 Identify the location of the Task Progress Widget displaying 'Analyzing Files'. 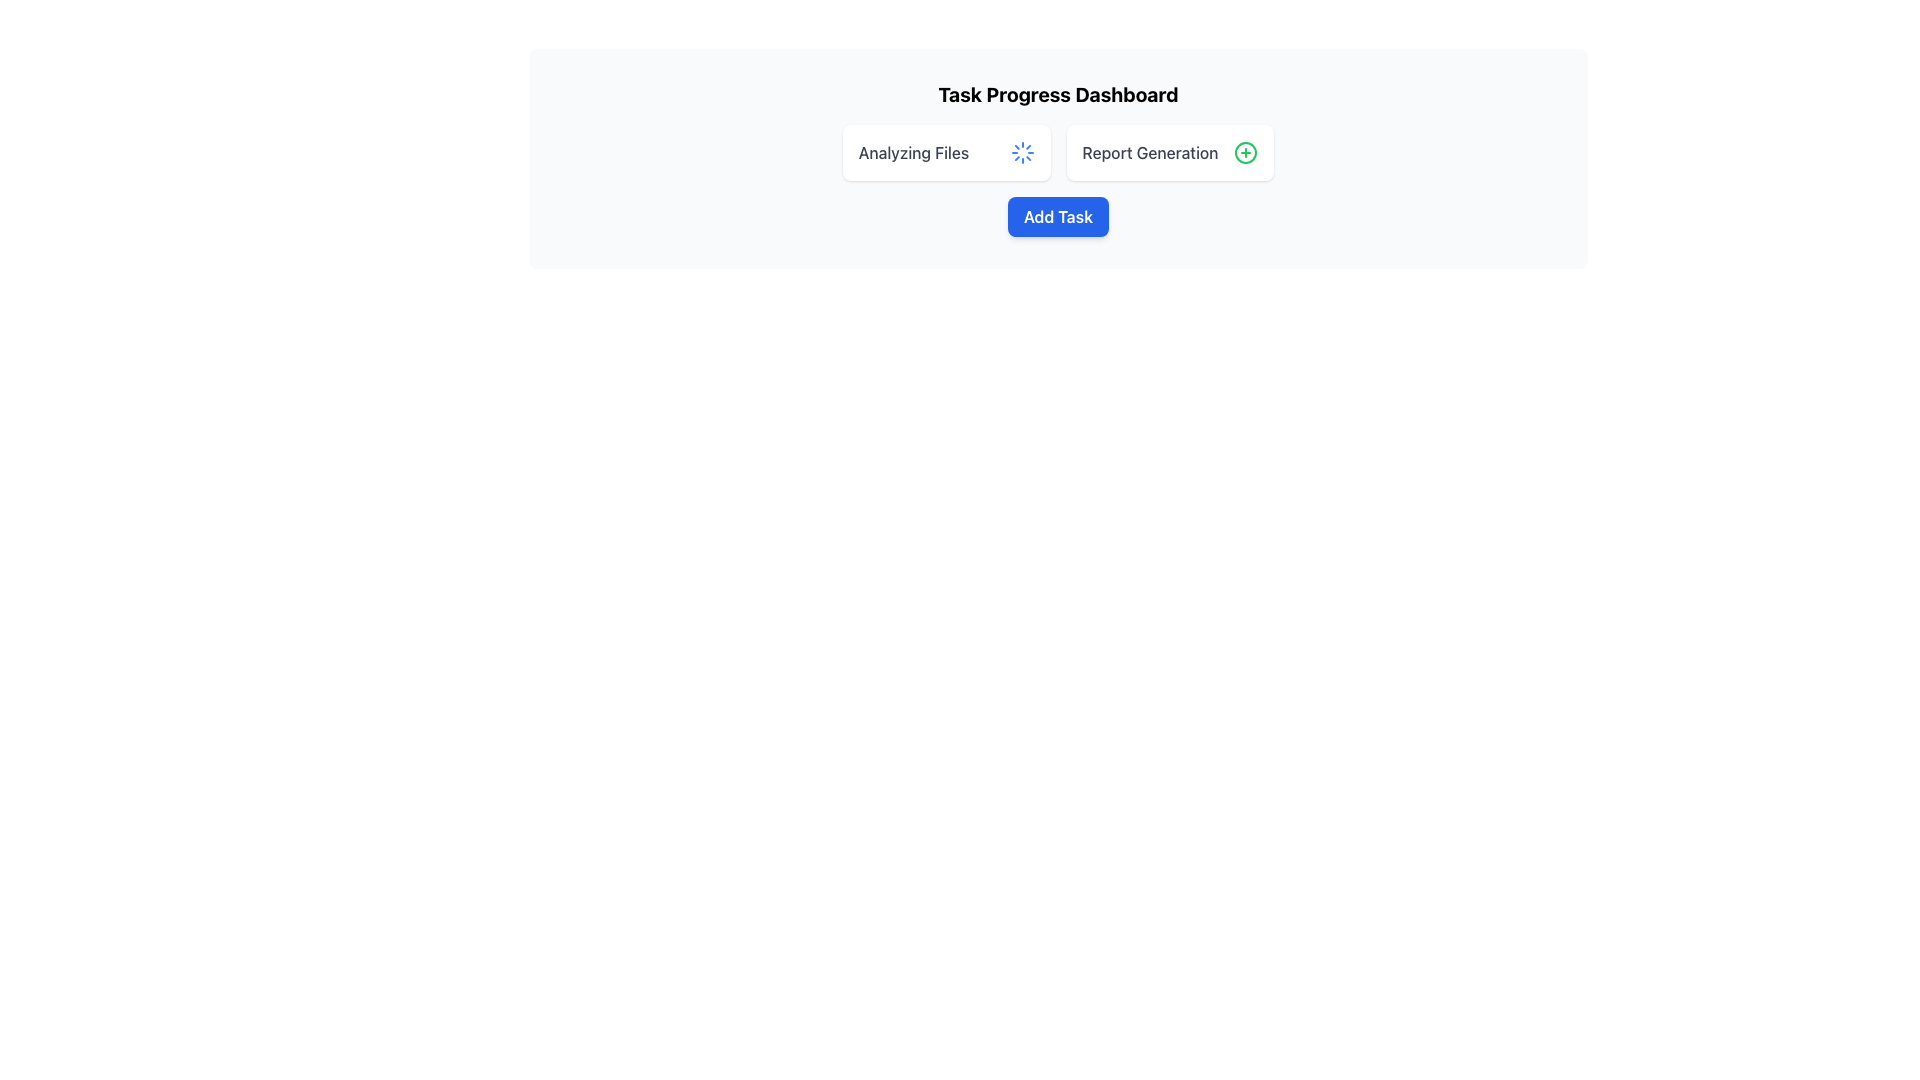
(945, 152).